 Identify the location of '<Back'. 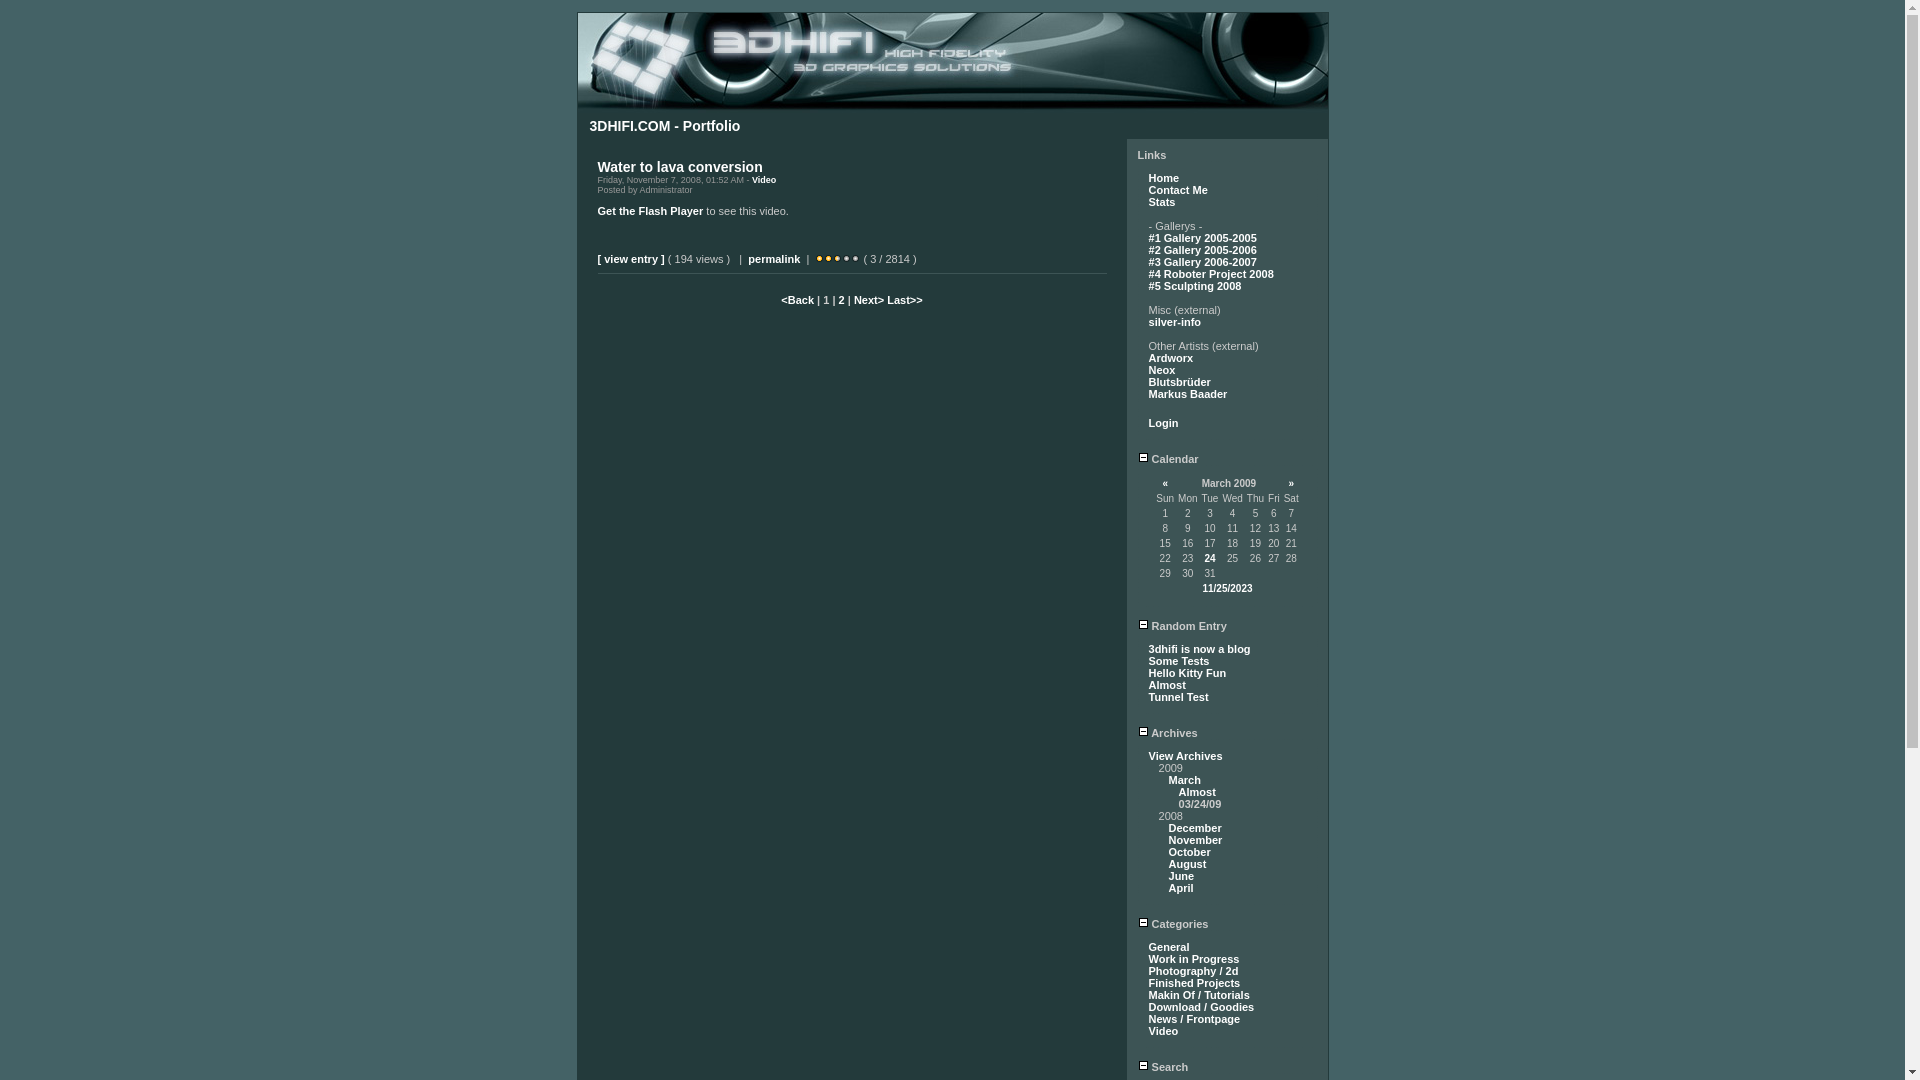
(797, 300).